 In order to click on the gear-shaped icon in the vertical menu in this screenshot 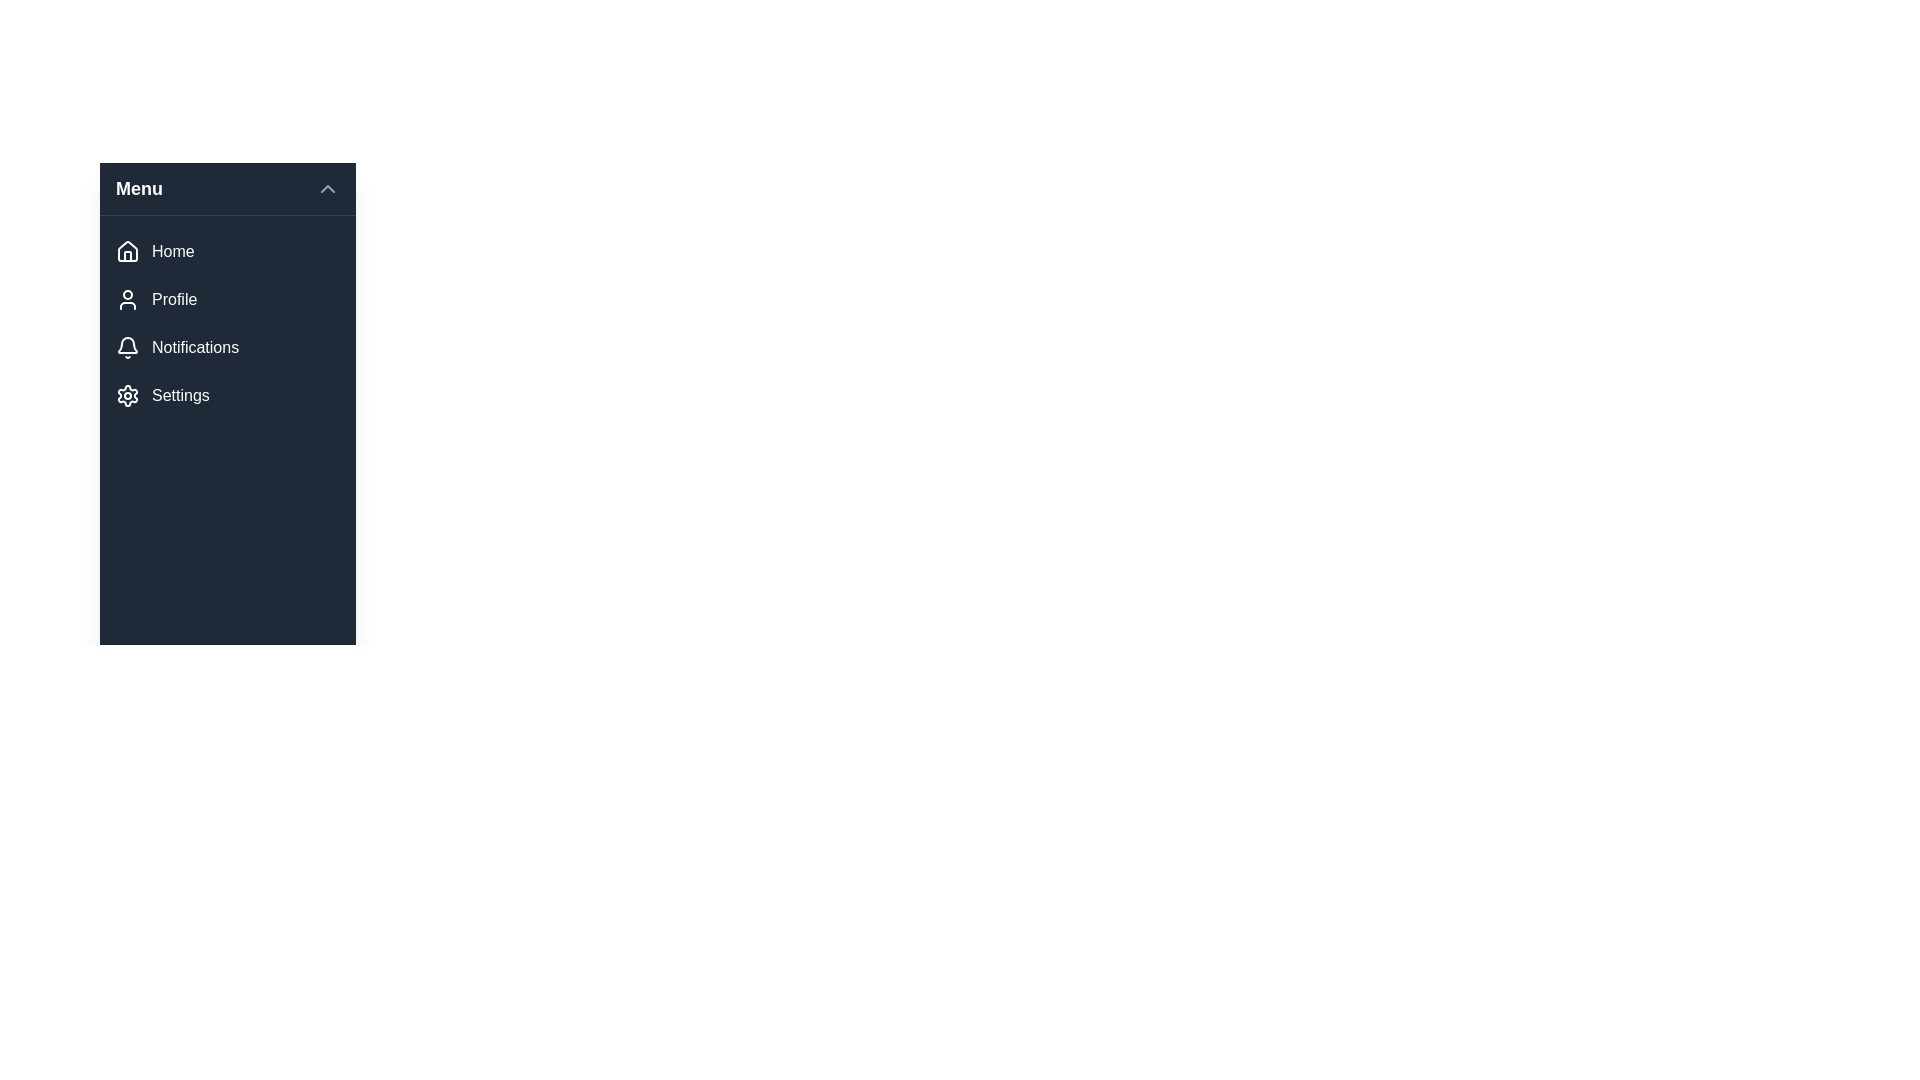, I will do `click(127, 396)`.